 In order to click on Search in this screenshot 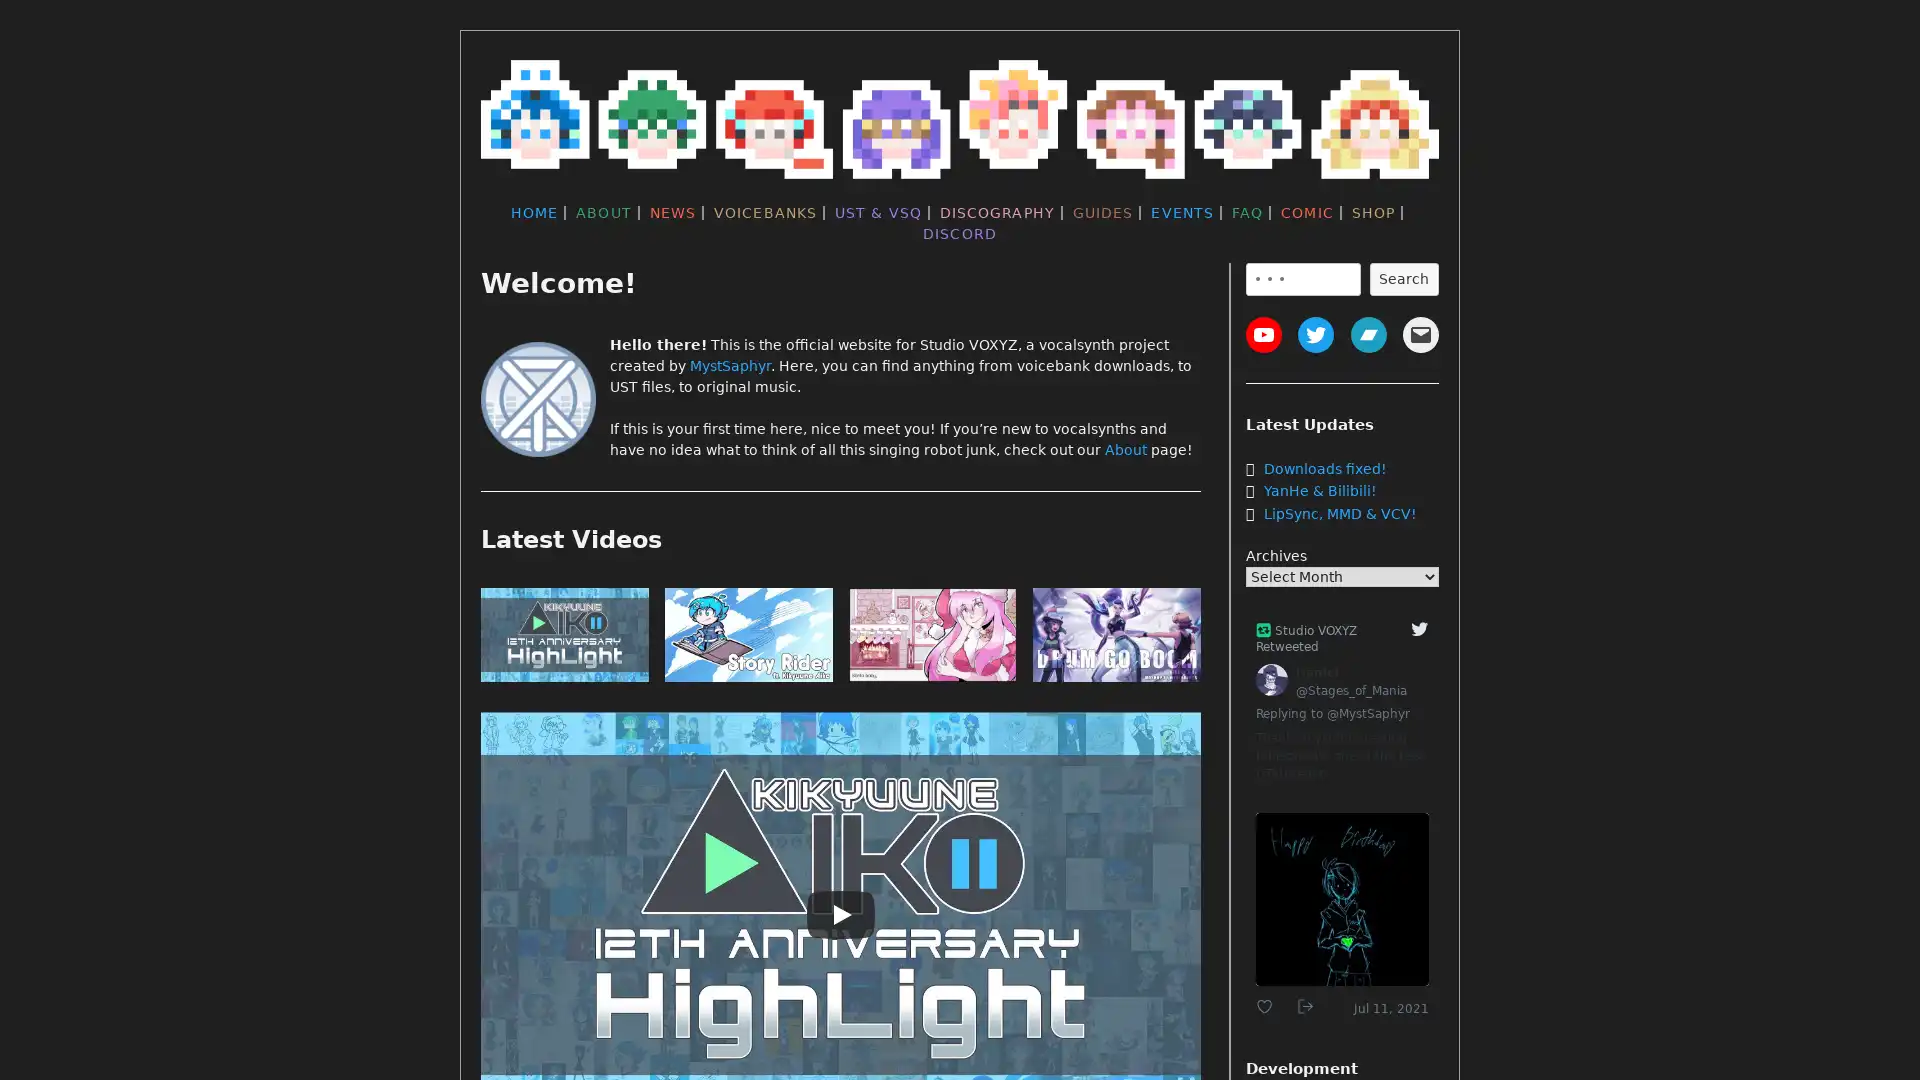, I will do `click(1402, 278)`.